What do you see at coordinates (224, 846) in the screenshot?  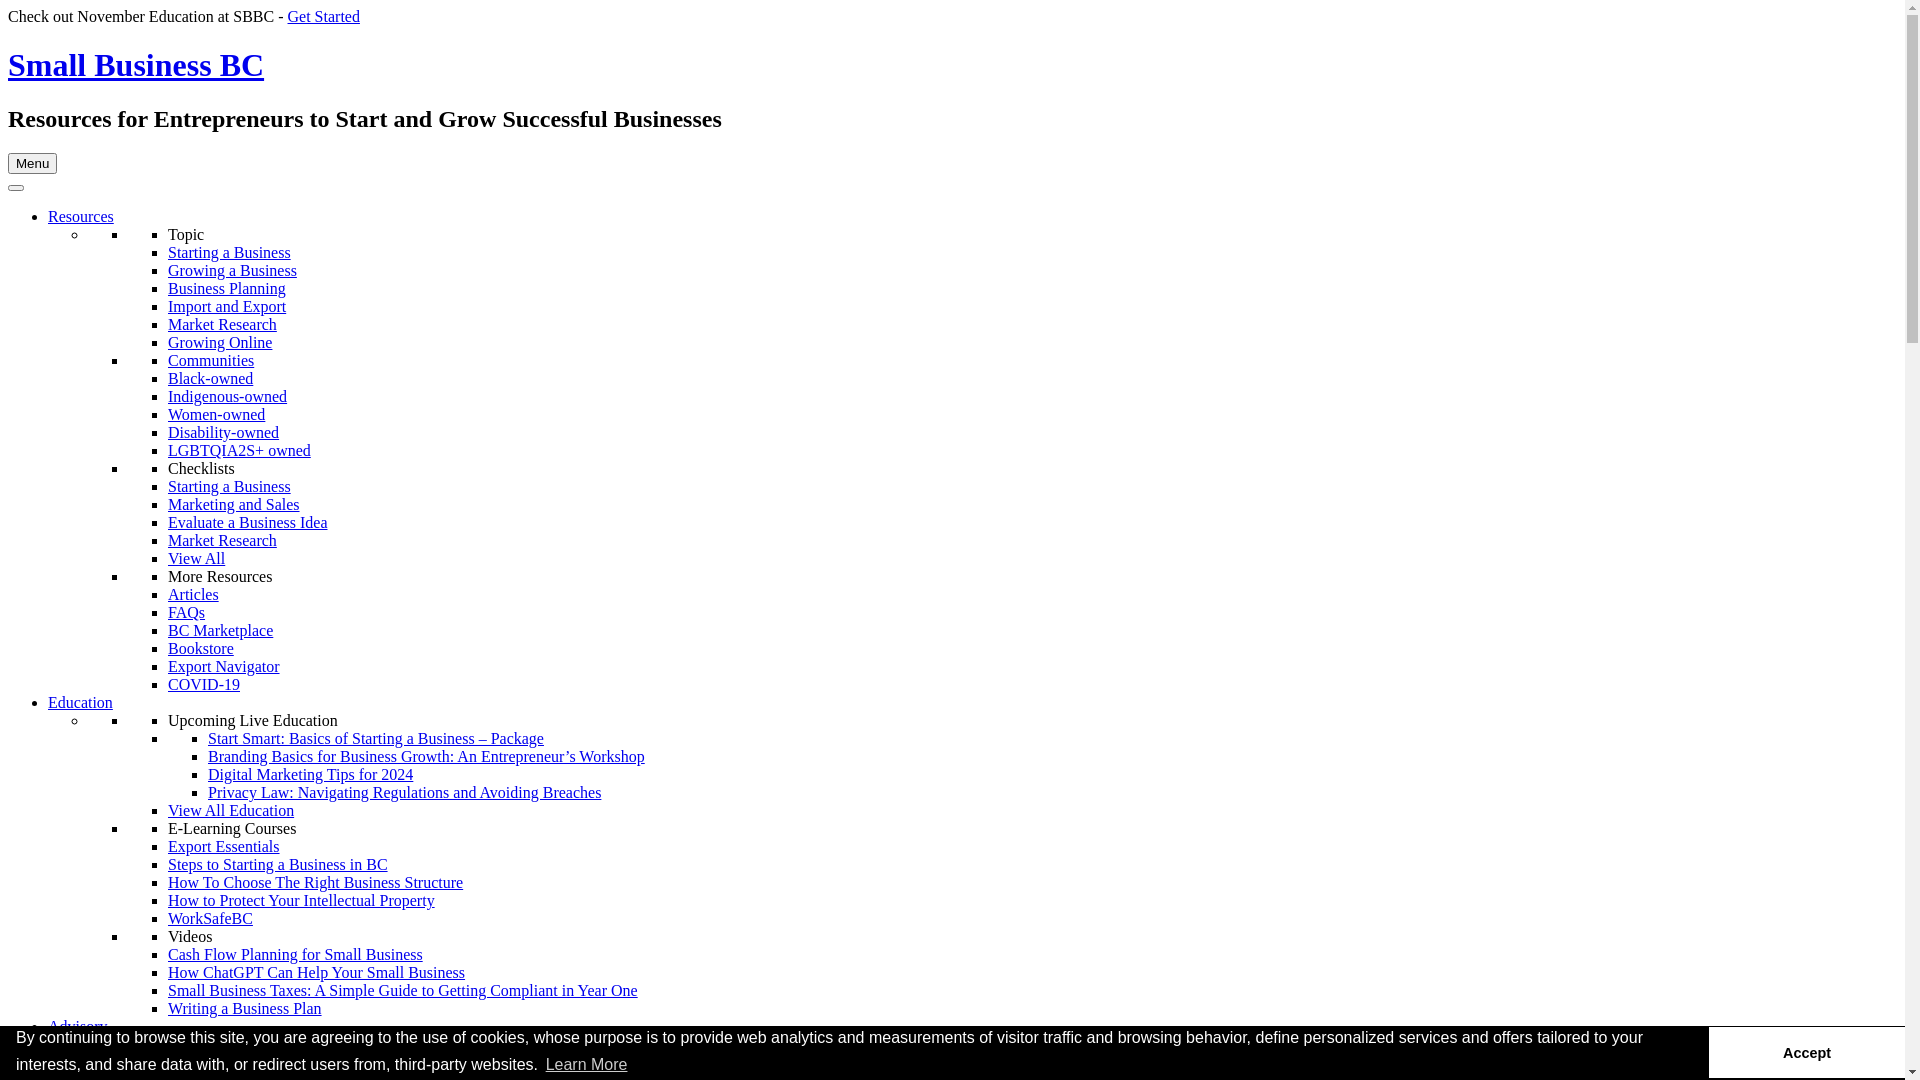 I see `'Export Essentials'` at bounding box center [224, 846].